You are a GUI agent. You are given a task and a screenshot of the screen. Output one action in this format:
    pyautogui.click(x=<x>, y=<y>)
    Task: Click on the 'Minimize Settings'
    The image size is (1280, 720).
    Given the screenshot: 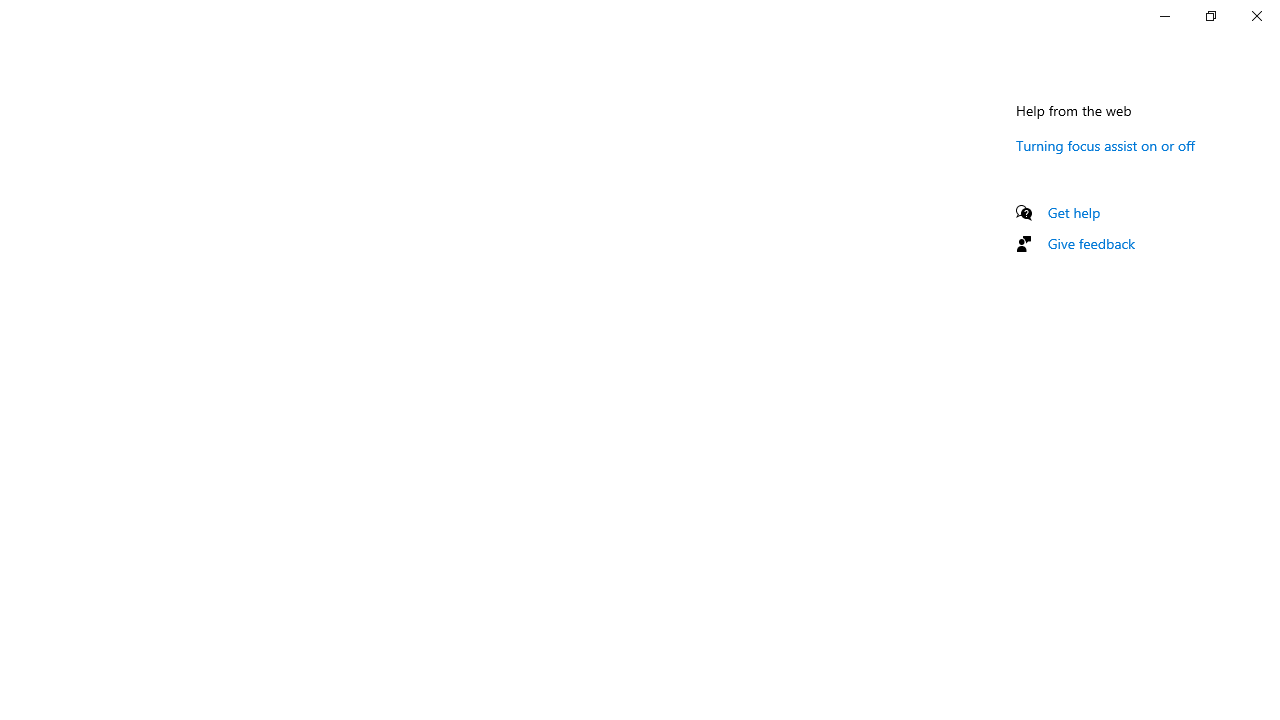 What is the action you would take?
    pyautogui.click(x=1164, y=15)
    